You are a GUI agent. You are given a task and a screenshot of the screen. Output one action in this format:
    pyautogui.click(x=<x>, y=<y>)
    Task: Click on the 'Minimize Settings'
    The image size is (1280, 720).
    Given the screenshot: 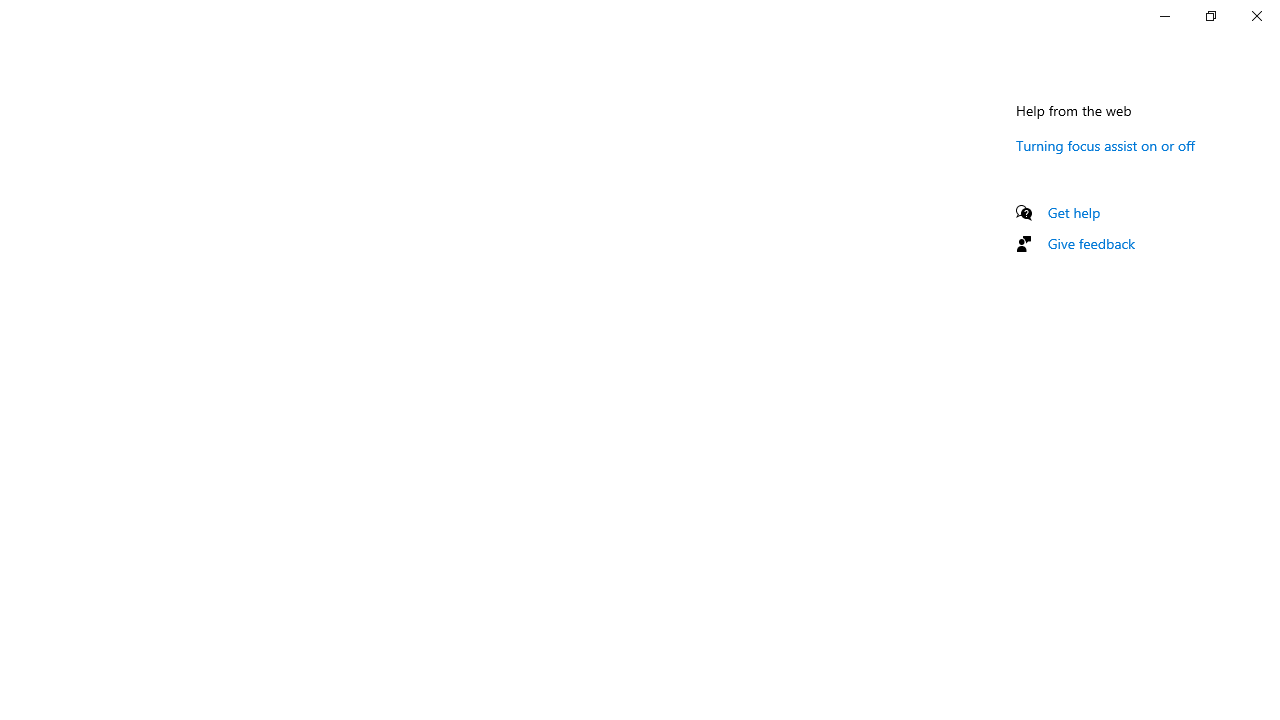 What is the action you would take?
    pyautogui.click(x=1164, y=15)
    